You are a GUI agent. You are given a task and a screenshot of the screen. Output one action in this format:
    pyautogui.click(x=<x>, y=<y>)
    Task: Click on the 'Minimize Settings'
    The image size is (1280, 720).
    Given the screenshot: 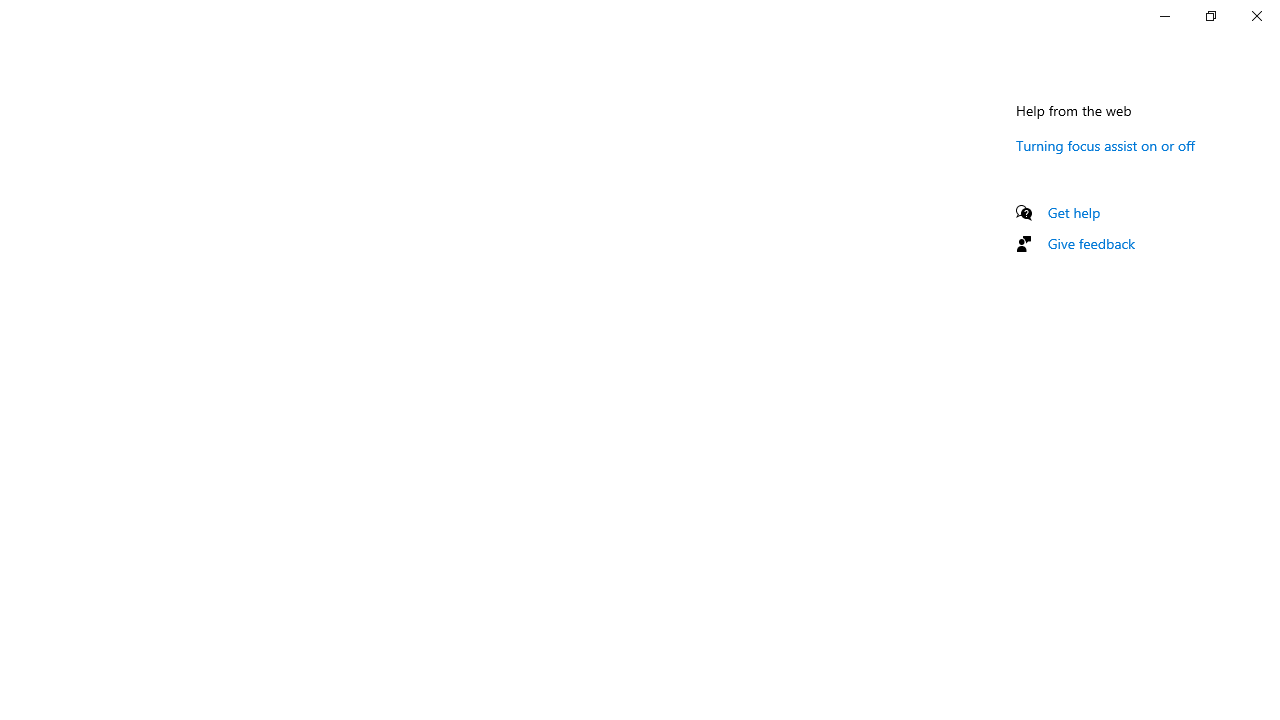 What is the action you would take?
    pyautogui.click(x=1164, y=15)
    